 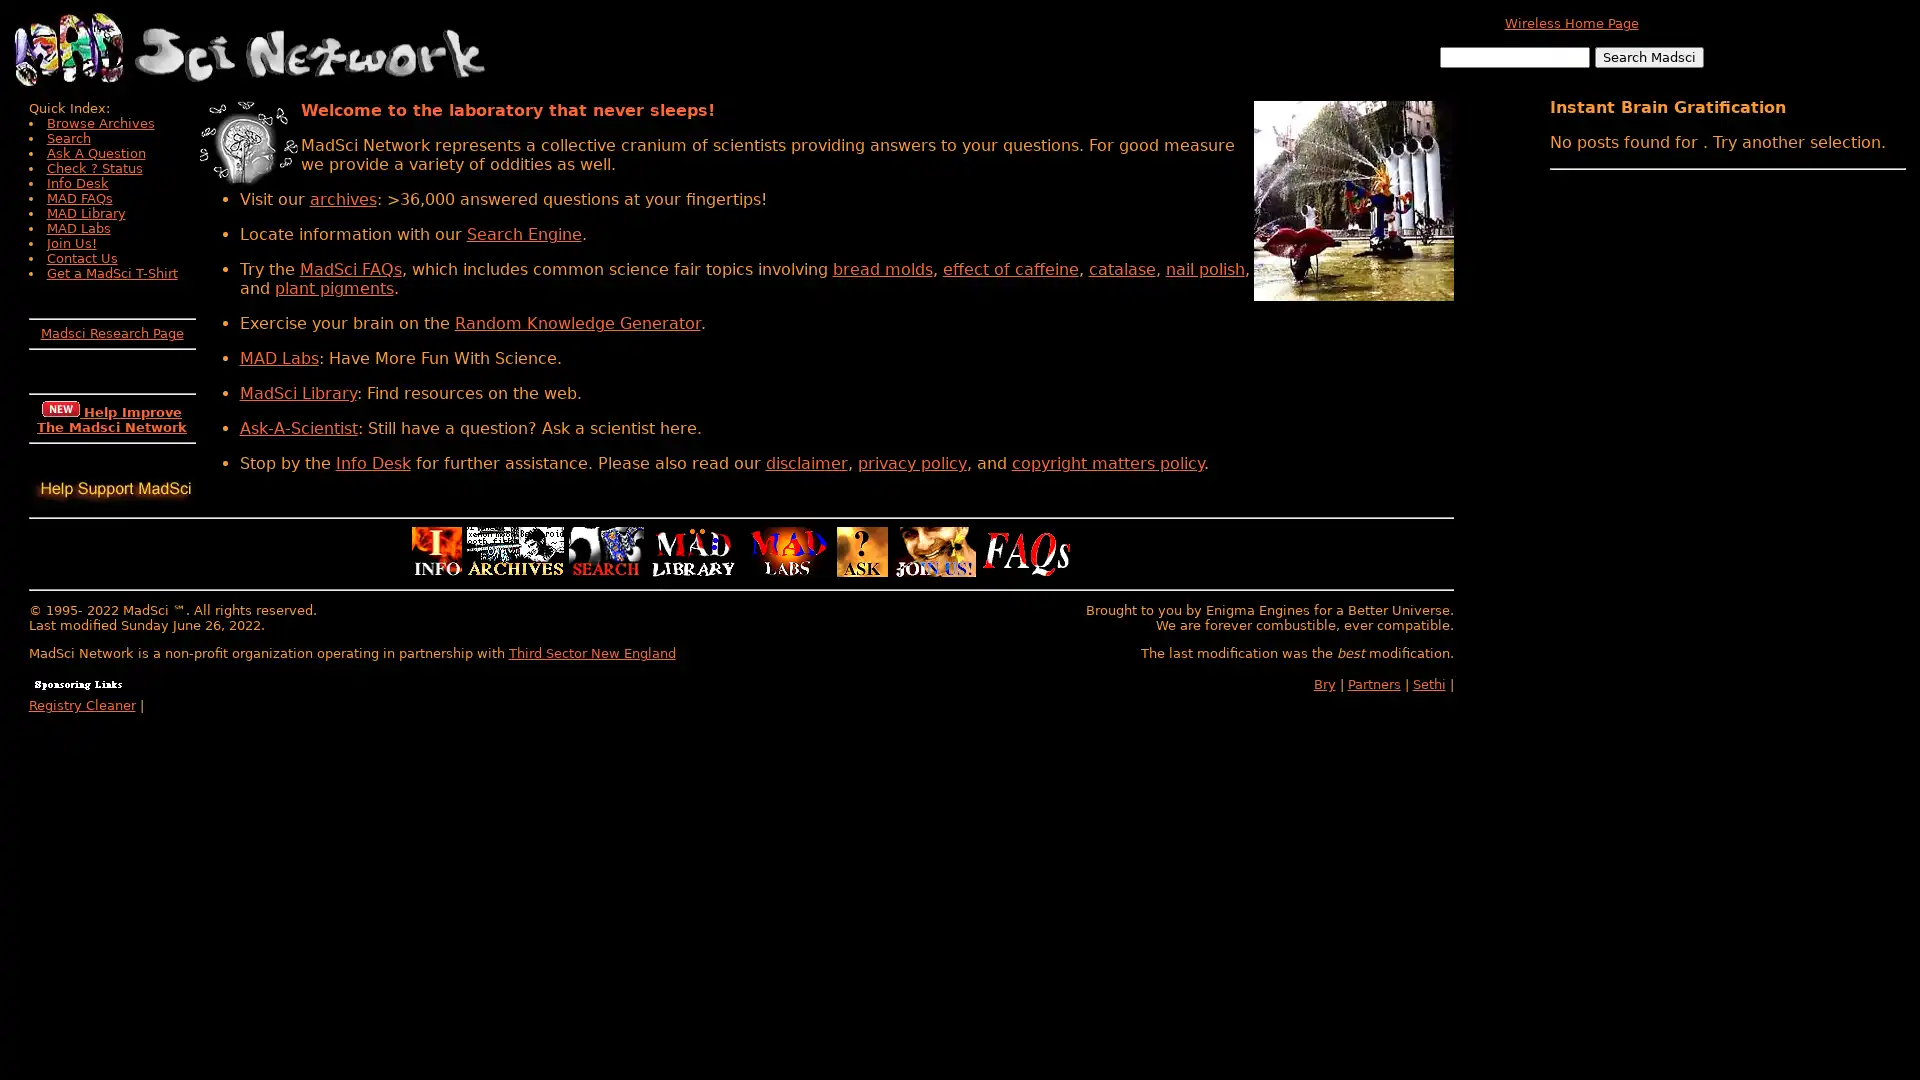 What do you see at coordinates (1648, 56) in the screenshot?
I see `Search Madsci` at bounding box center [1648, 56].